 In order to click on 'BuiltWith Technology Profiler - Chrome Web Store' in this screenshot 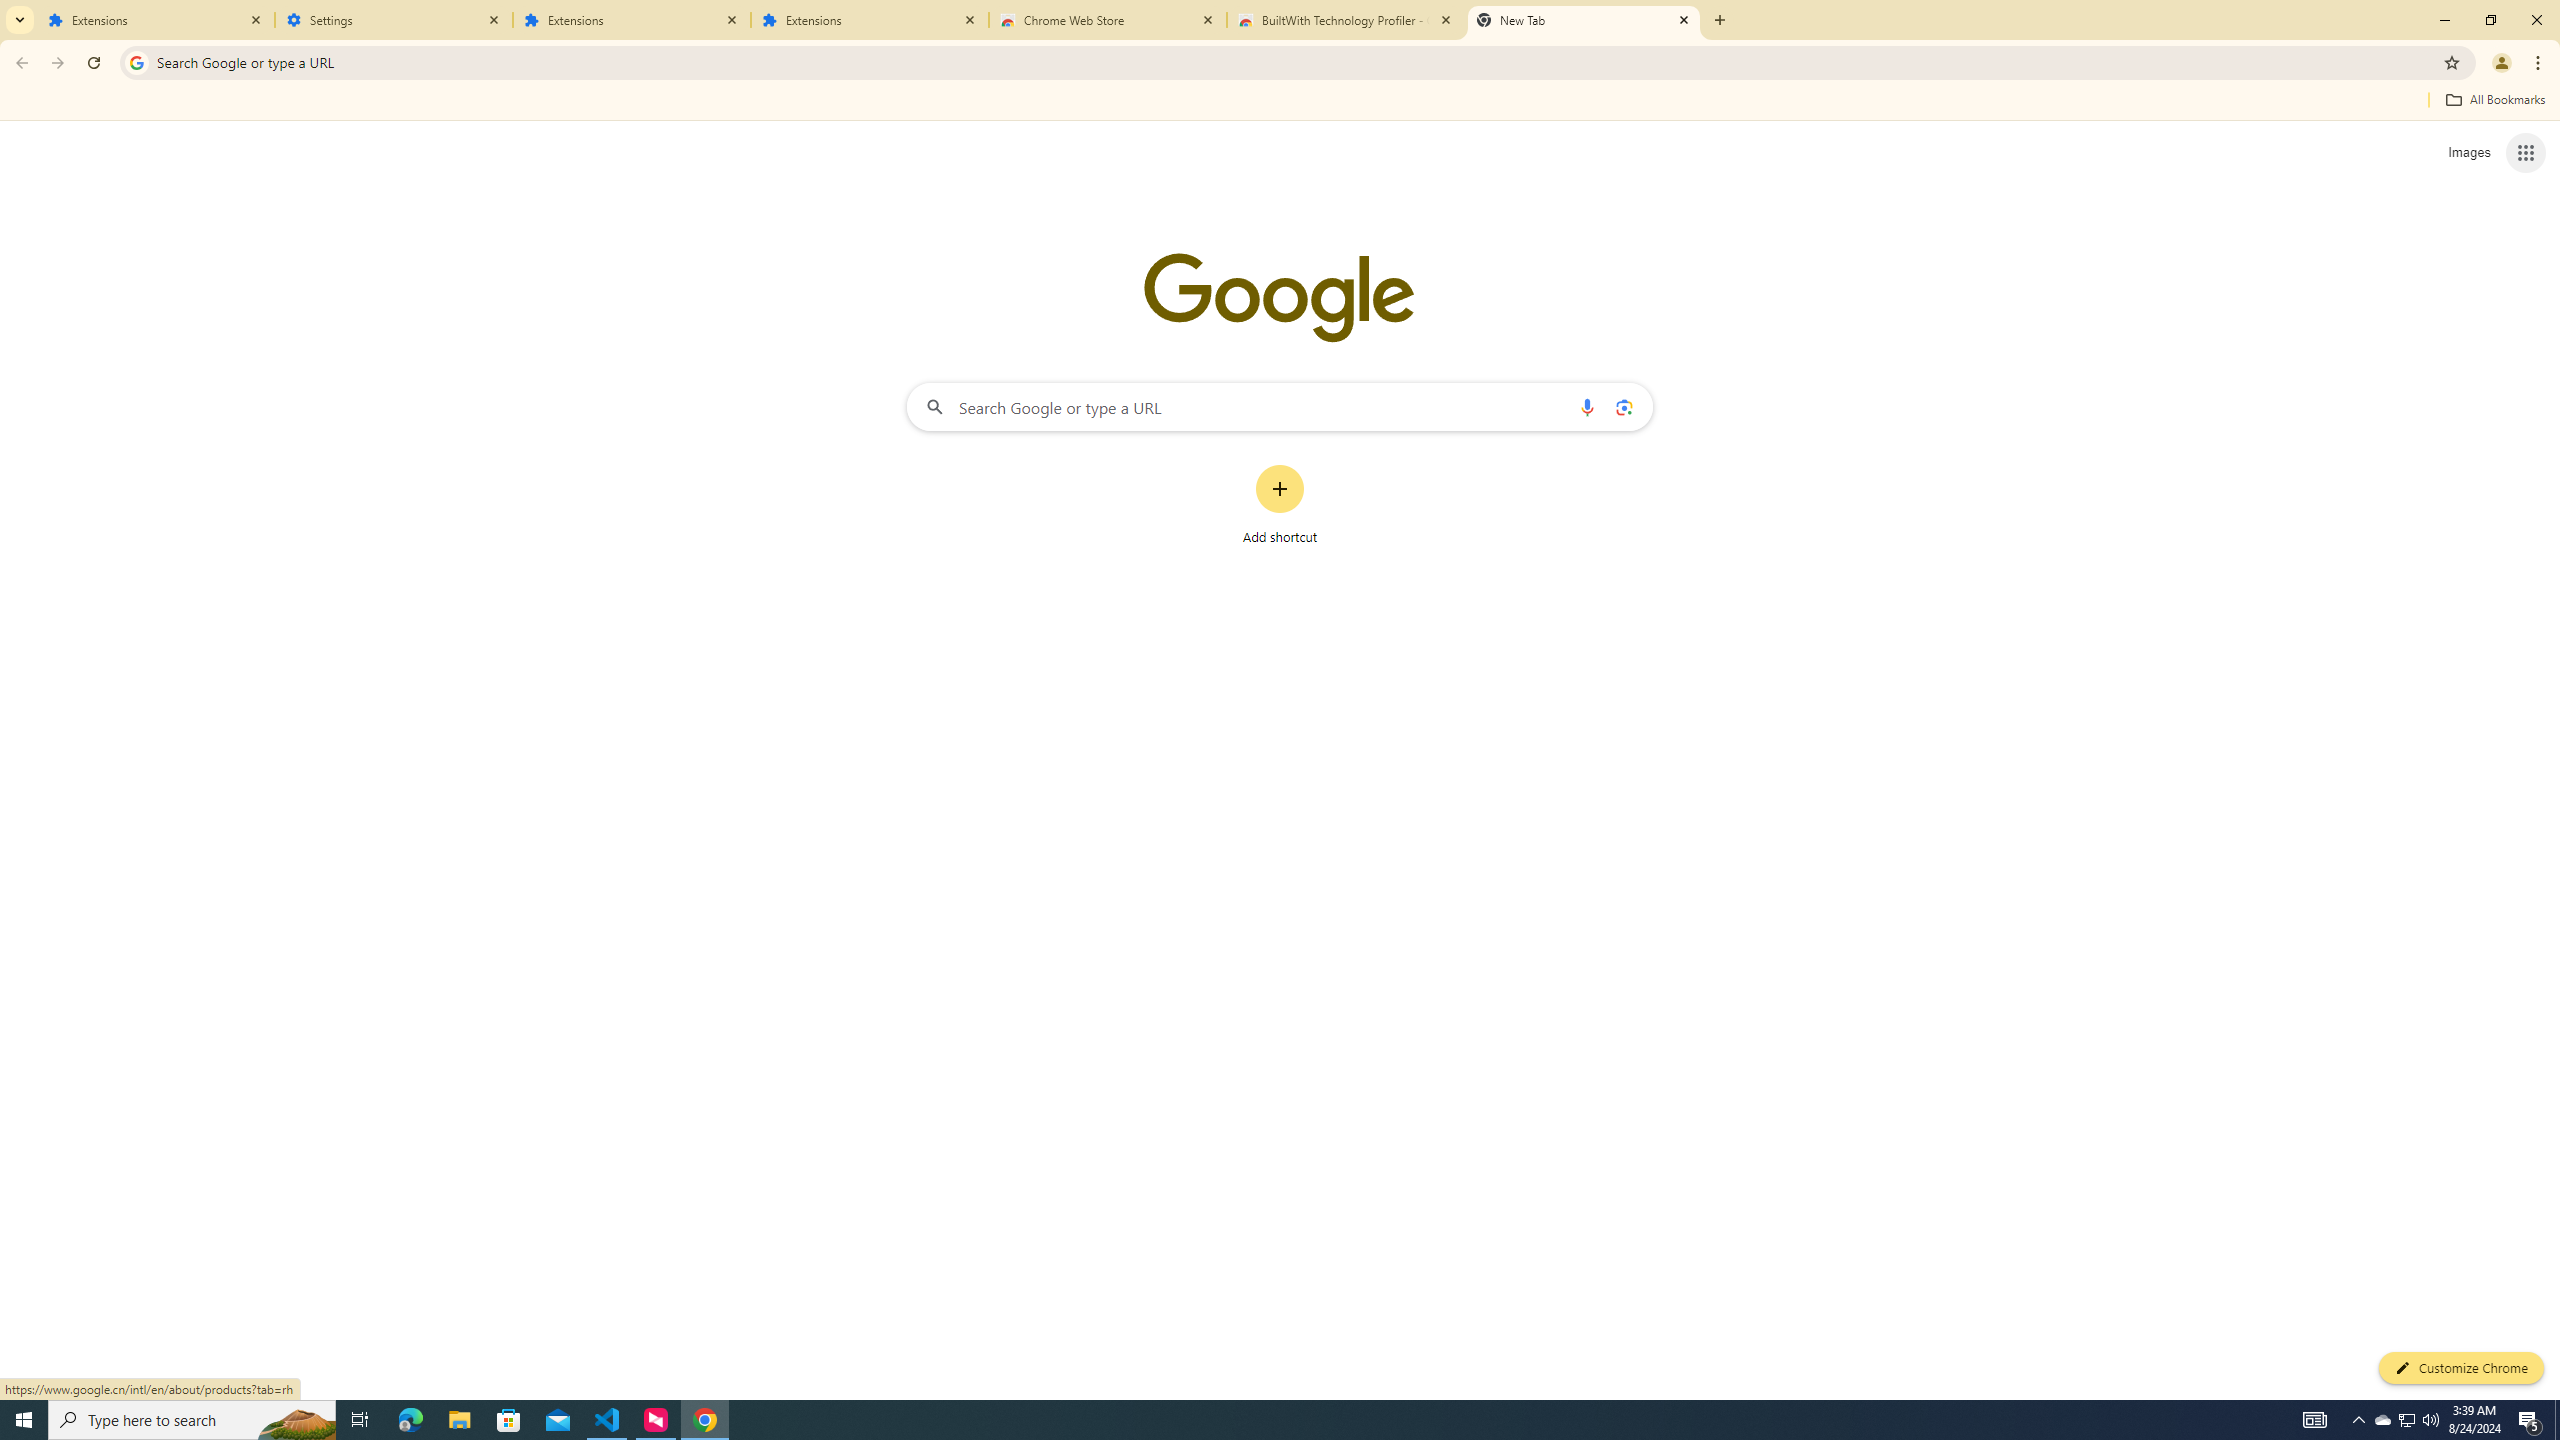, I will do `click(1345, 19)`.